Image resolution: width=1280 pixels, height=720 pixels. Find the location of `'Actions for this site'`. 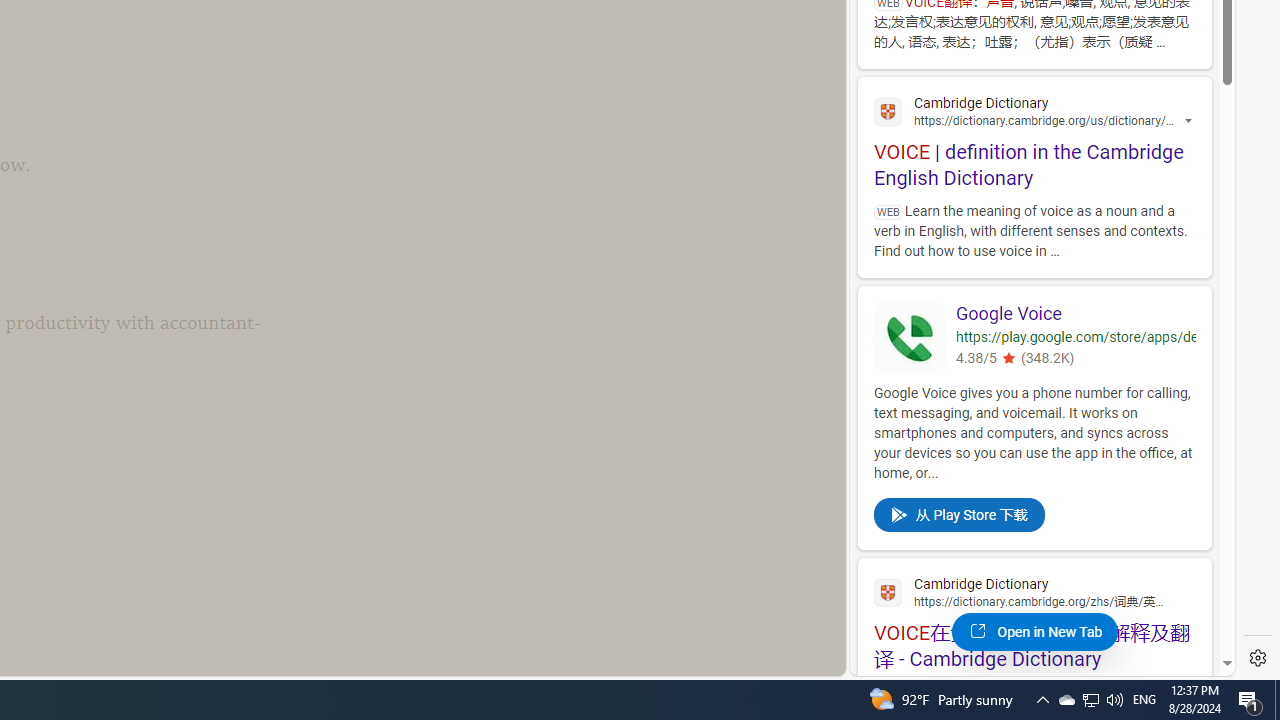

'Actions for this site' is located at coordinates (1190, 121).